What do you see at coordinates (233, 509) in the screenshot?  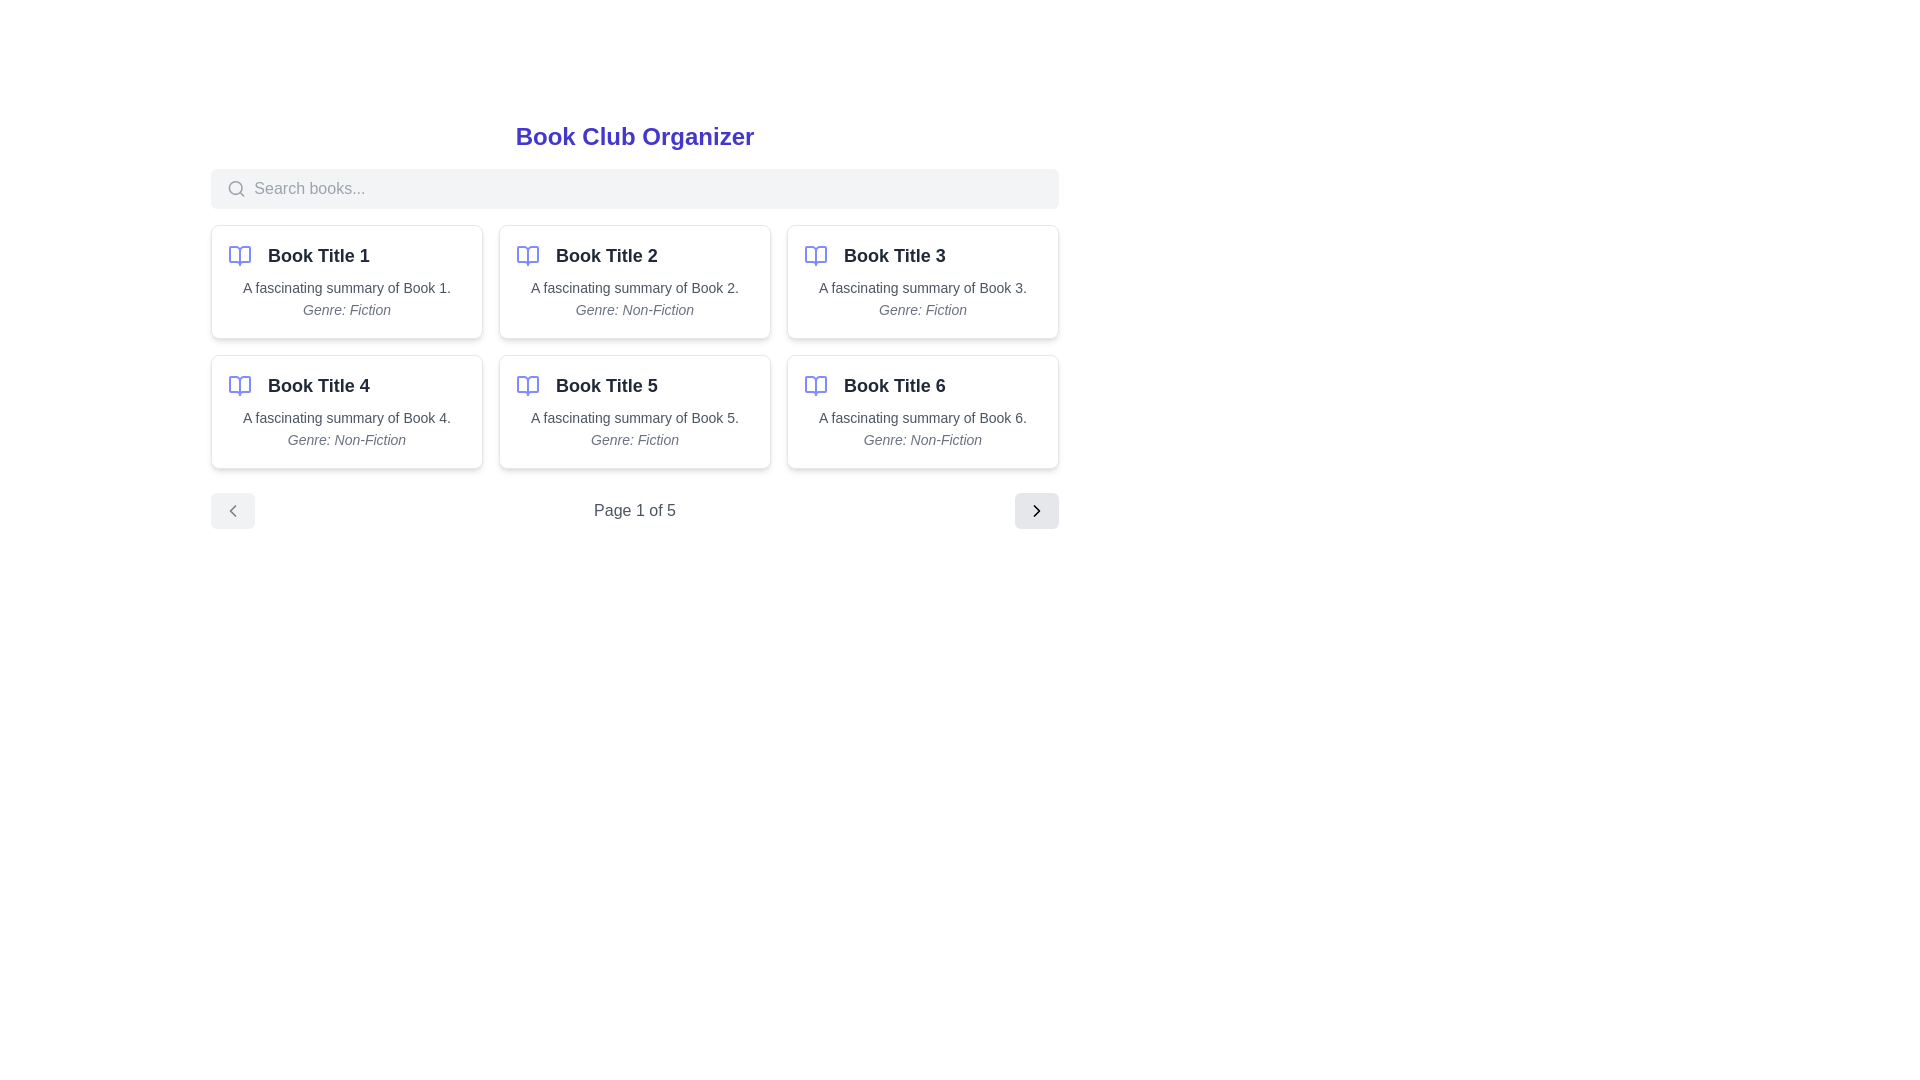 I see `the chevron icon located in the circular button at the bottom-left corner of the user interface` at bounding box center [233, 509].